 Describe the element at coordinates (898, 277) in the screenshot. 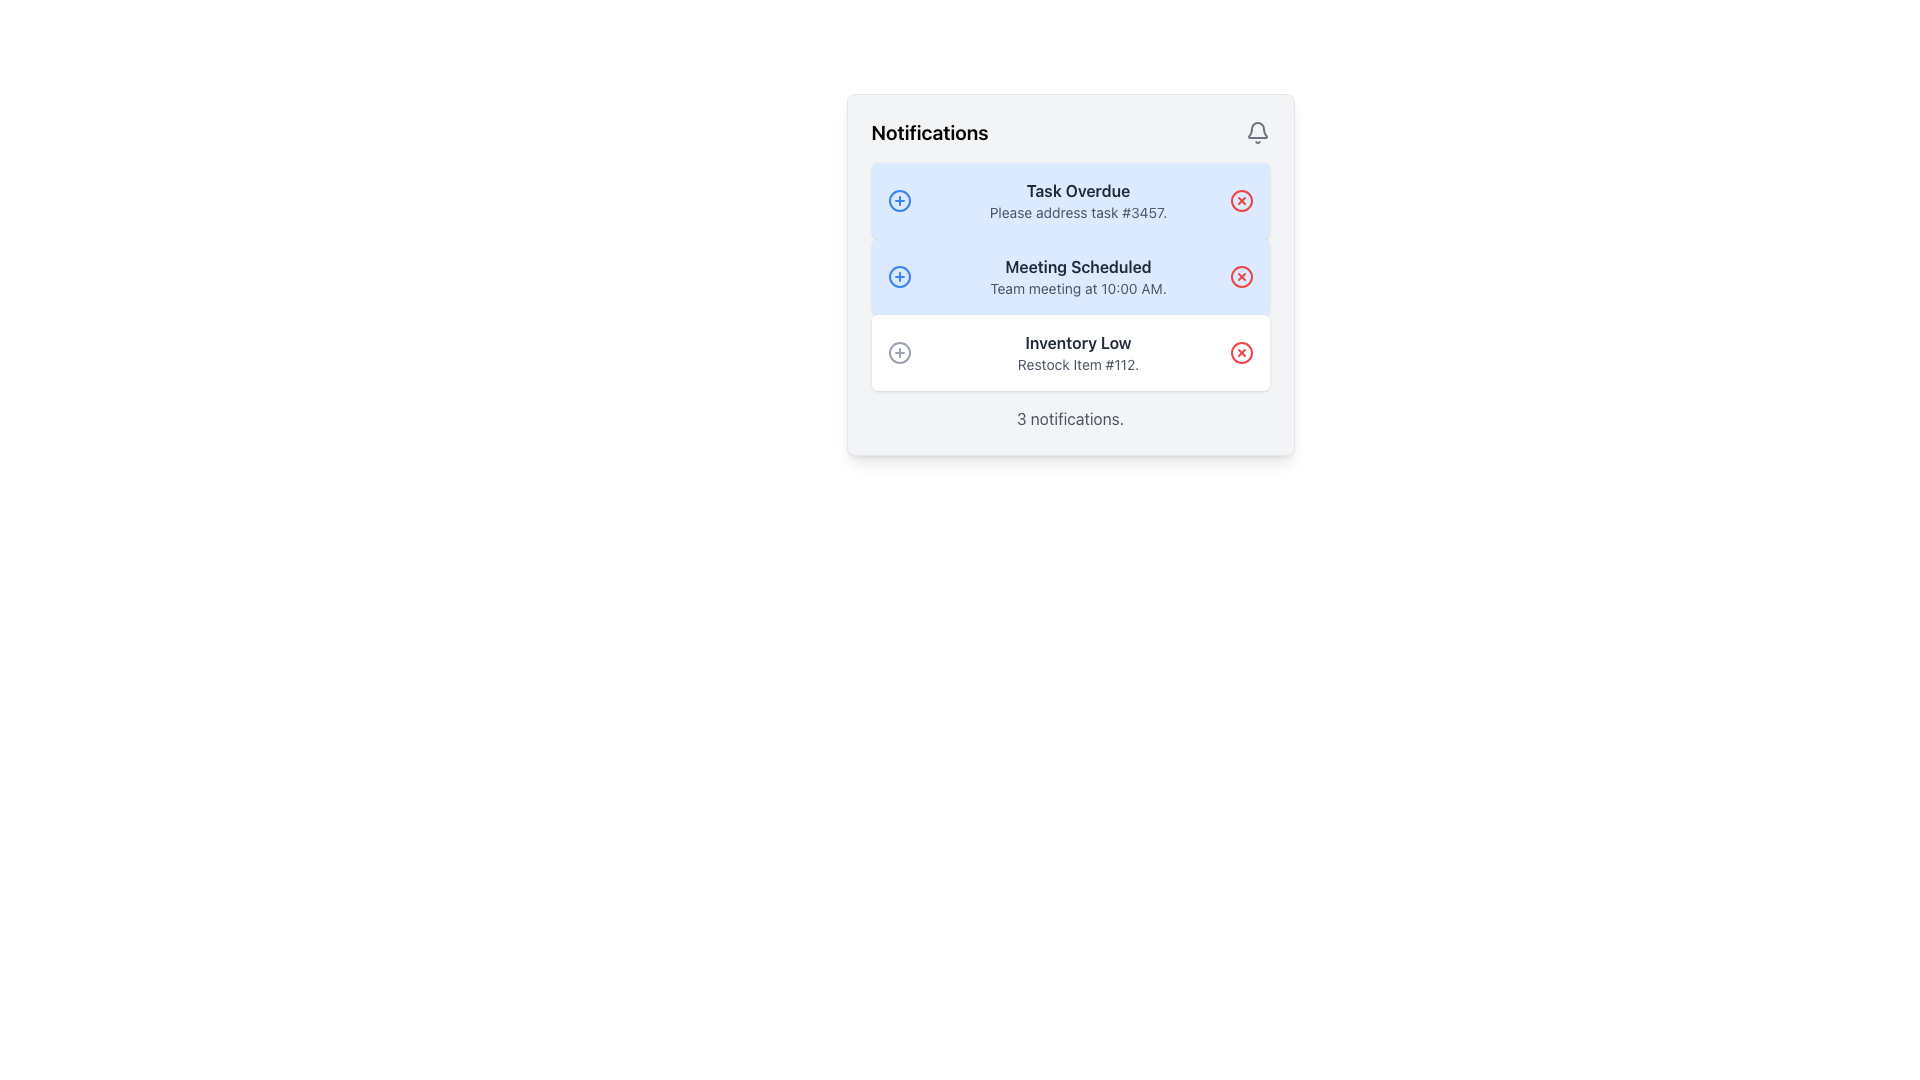

I see `the circular outline button with a blue stroke that is part of the 'Meeting Scheduled' notification icon, located to the left of the notification text` at that location.